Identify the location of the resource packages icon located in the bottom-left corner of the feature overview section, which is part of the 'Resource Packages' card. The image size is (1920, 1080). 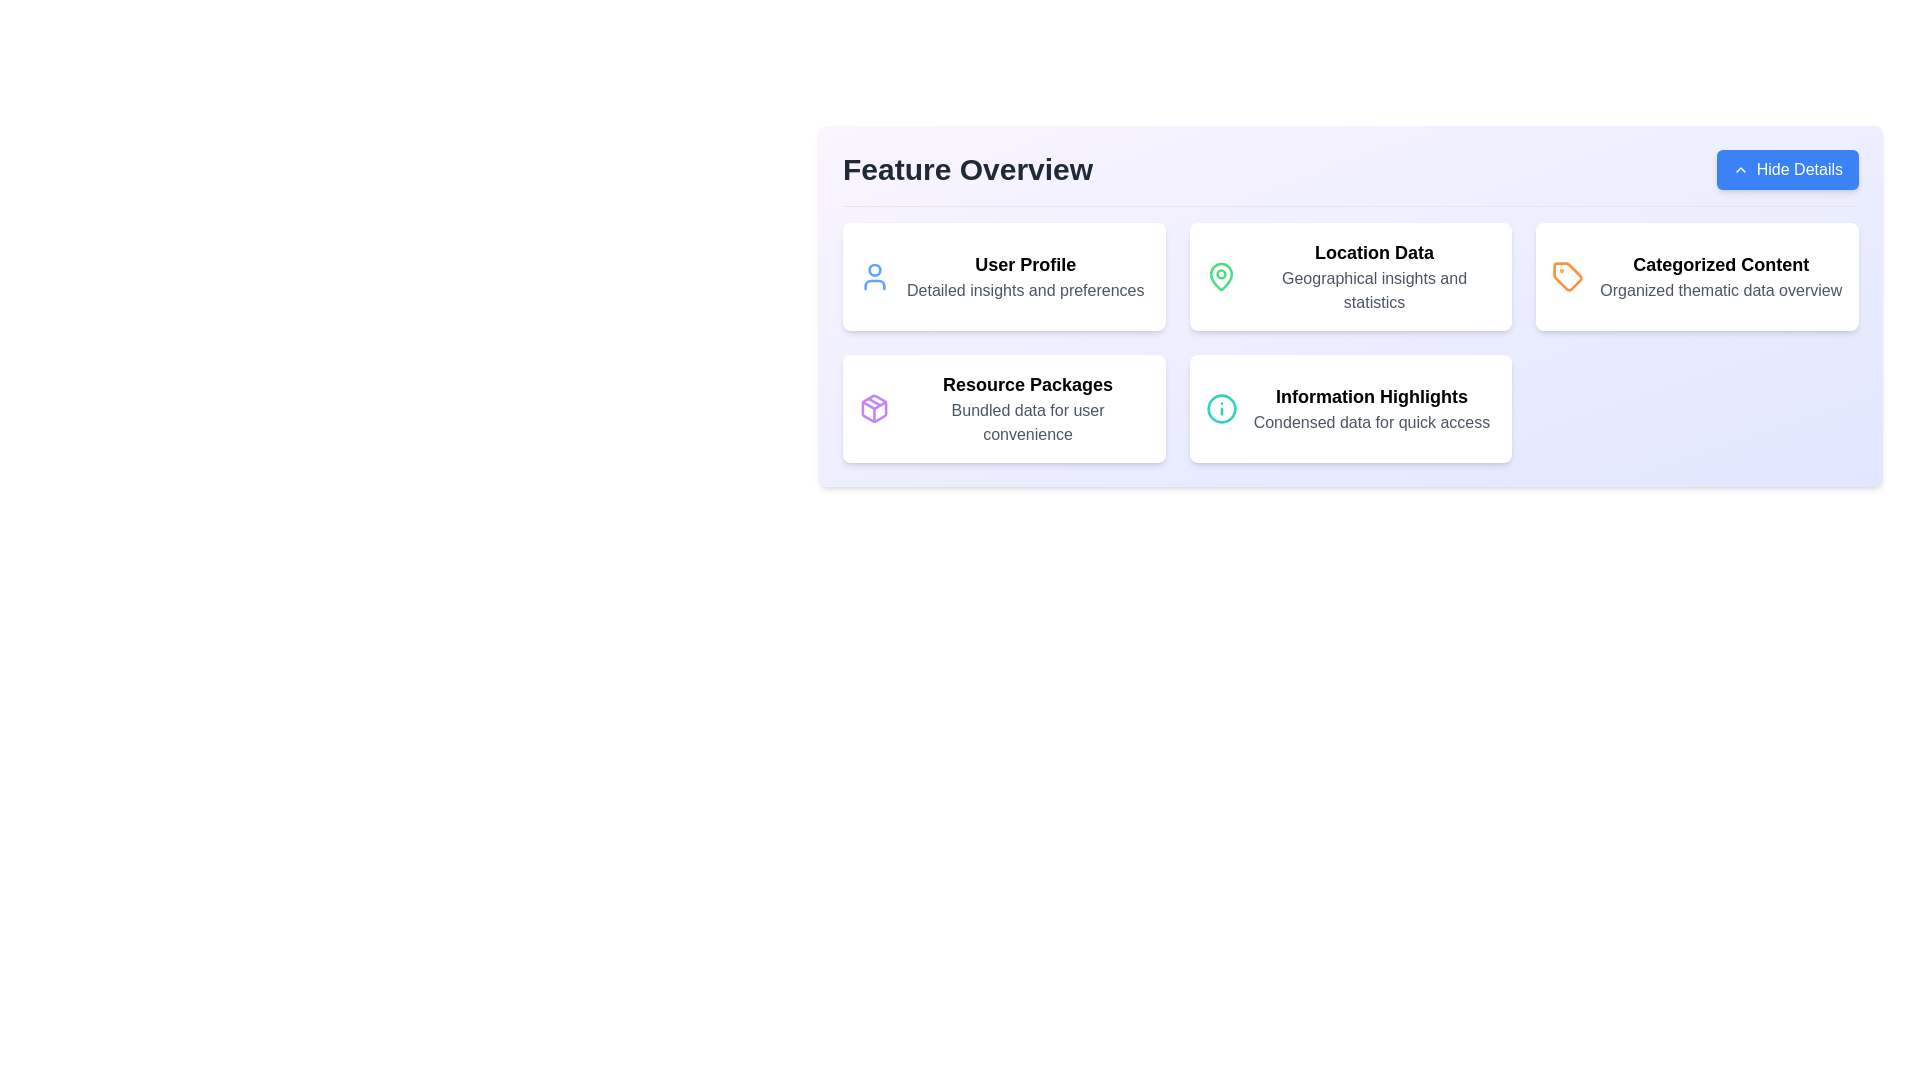
(874, 407).